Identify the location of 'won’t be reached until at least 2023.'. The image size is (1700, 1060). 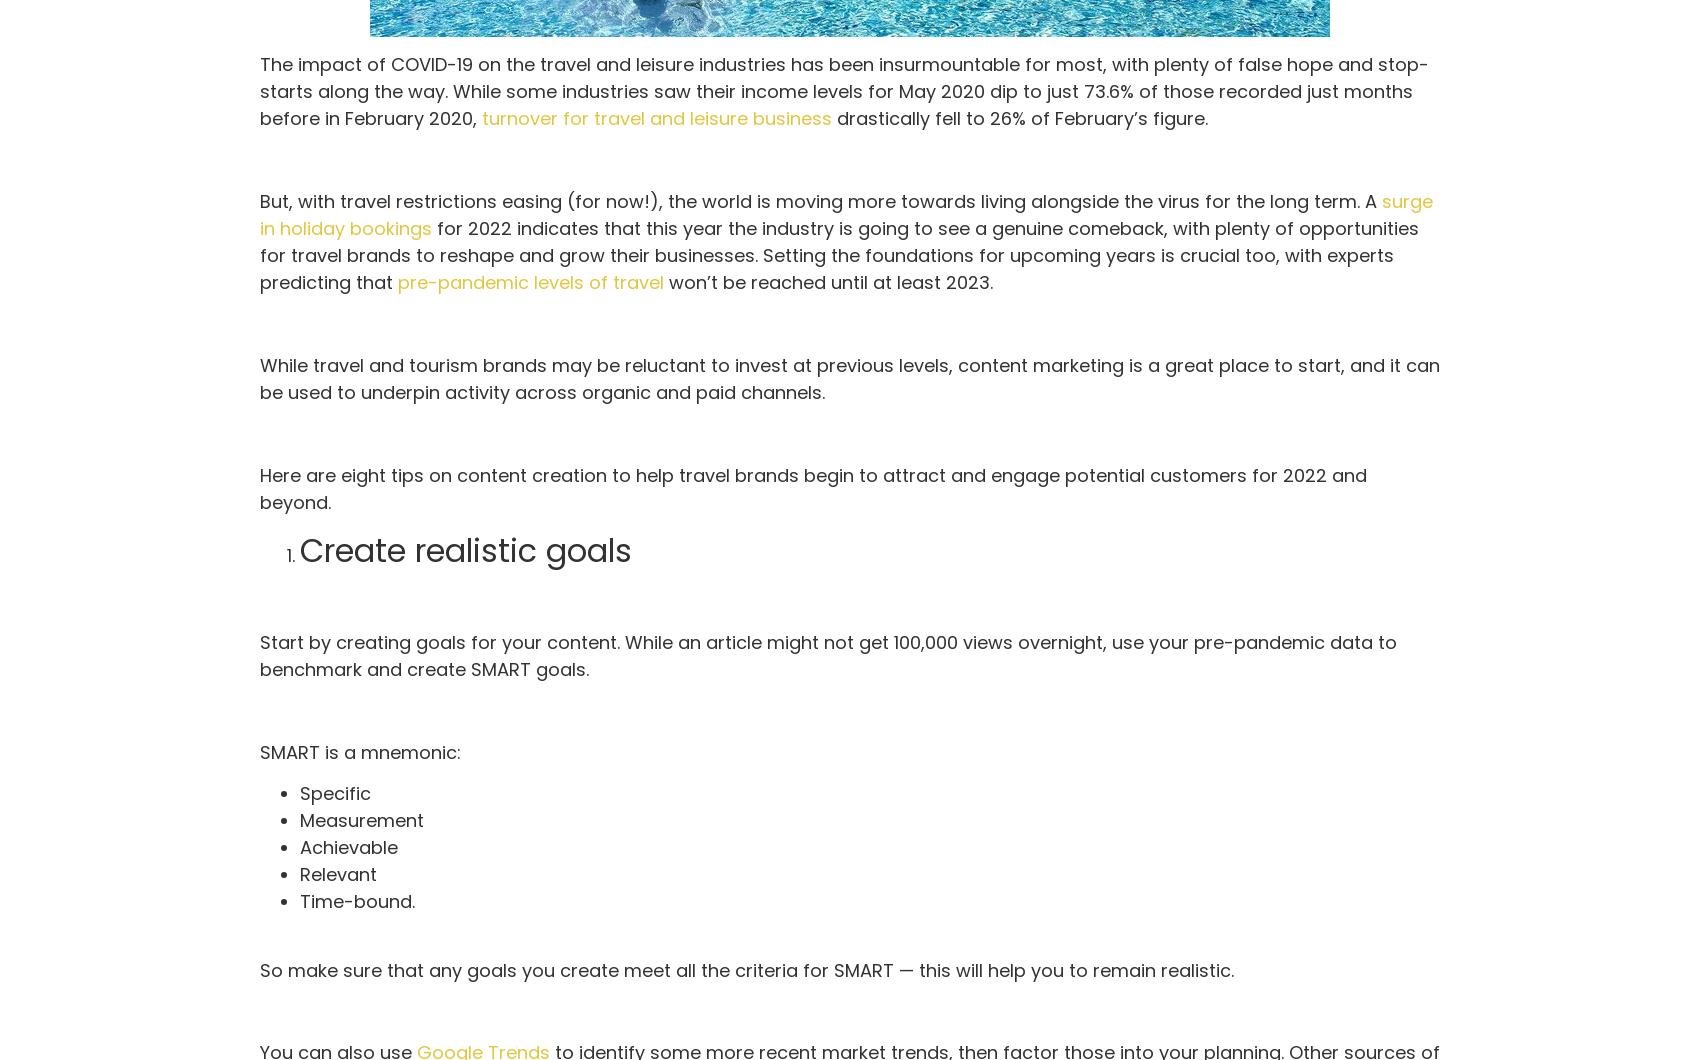
(827, 282).